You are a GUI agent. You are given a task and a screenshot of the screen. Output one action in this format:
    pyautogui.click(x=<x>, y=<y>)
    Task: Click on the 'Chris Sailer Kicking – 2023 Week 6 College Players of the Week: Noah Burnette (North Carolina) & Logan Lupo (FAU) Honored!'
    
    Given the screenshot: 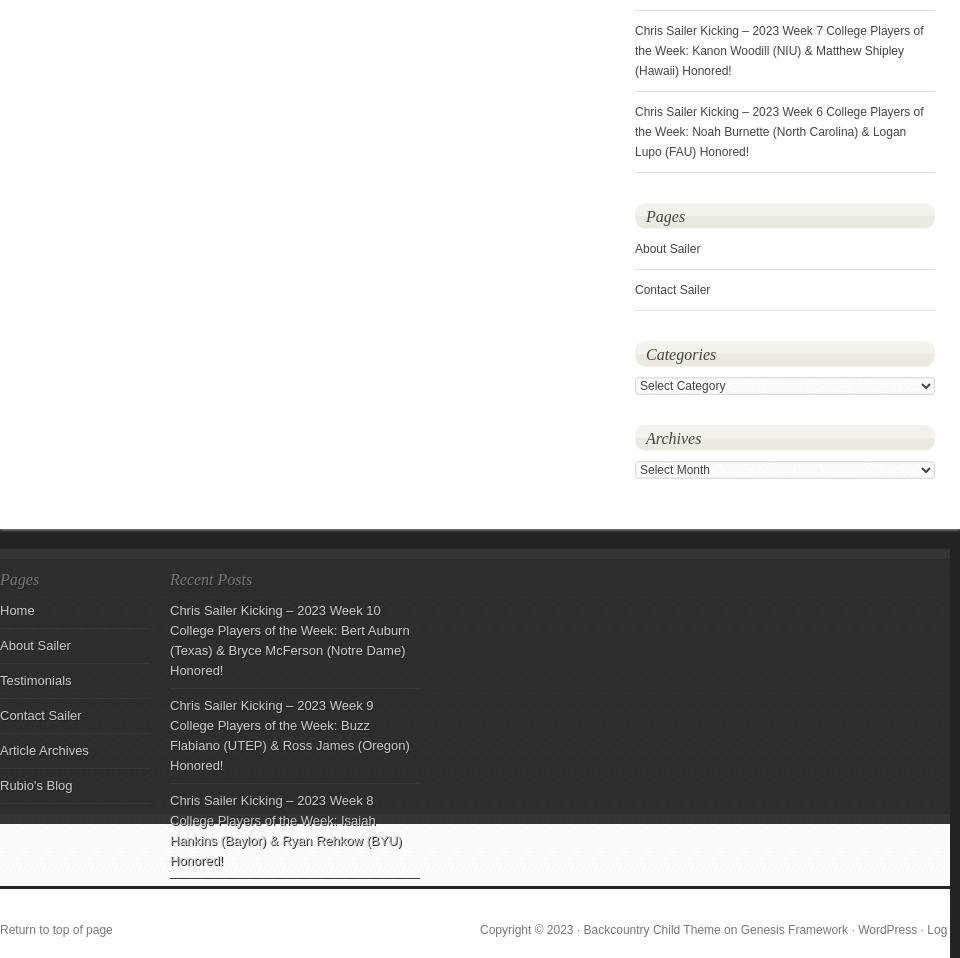 What is the action you would take?
    pyautogui.click(x=634, y=132)
    